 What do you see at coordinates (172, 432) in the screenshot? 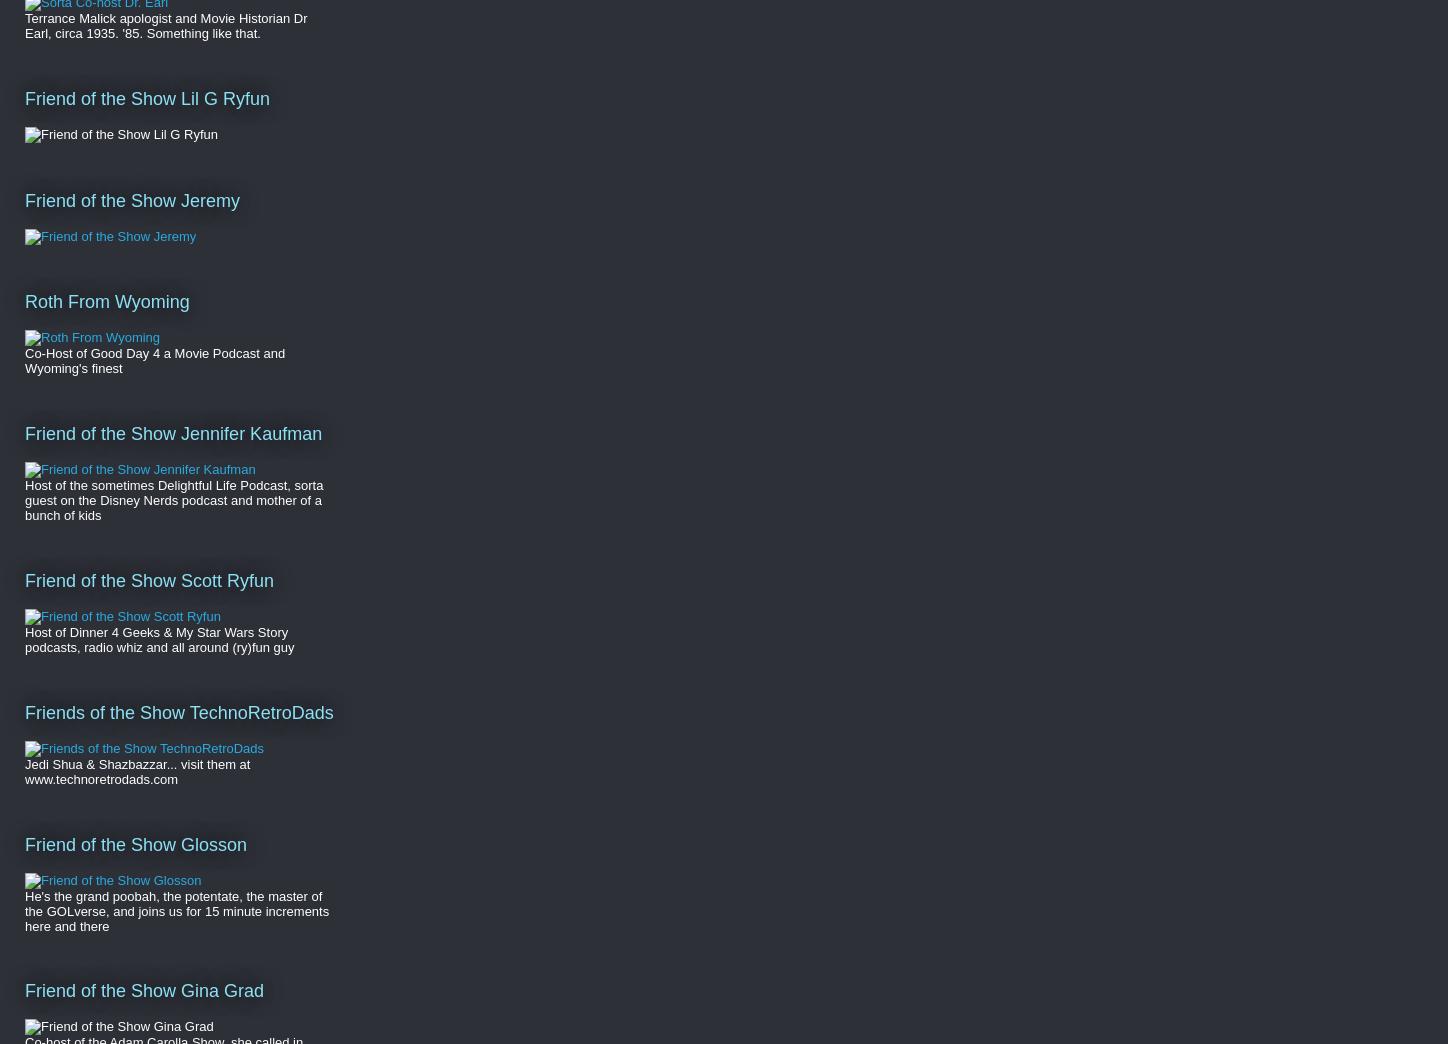
I see `'Friend of the Show Jennifer Kaufman'` at bounding box center [172, 432].